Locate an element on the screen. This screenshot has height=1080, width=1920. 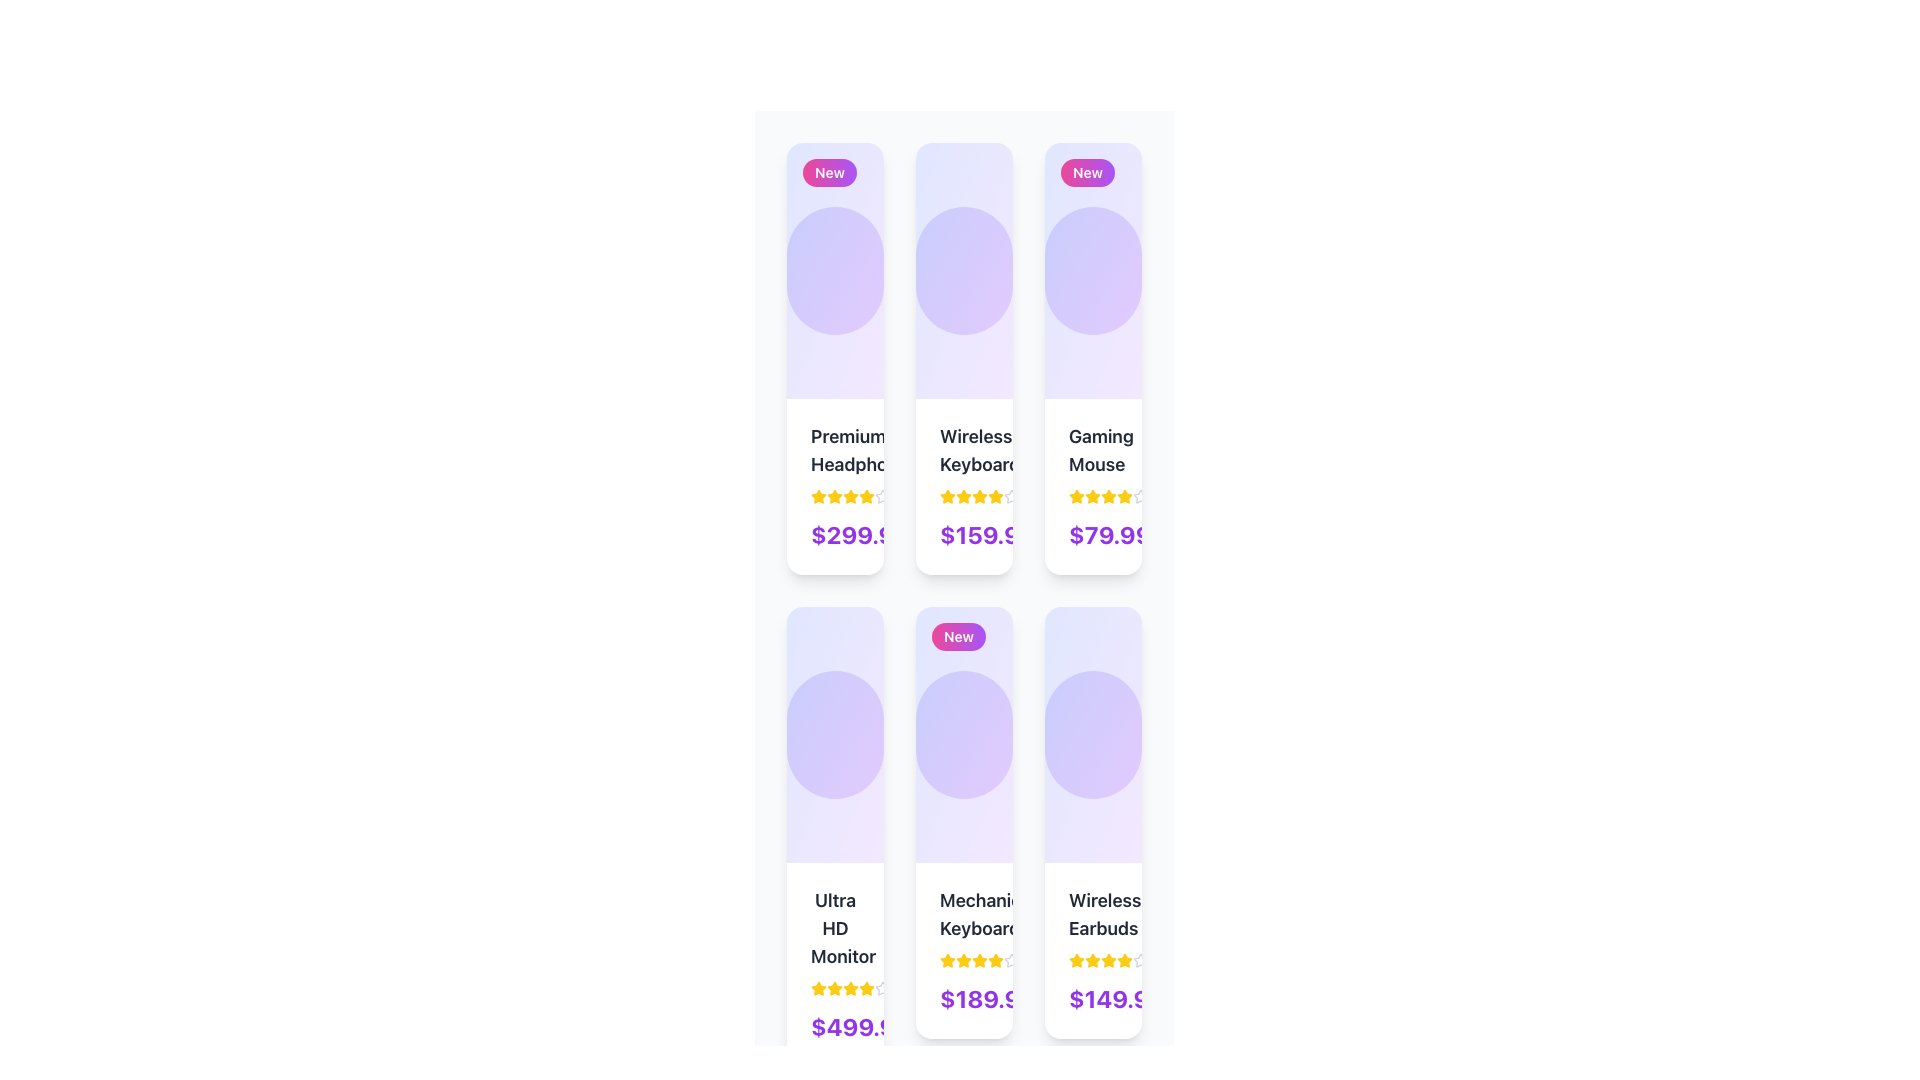
the heart icon, located in the top-right portion of the card for the 'Gaming Mouse' is located at coordinates (1153, 270).